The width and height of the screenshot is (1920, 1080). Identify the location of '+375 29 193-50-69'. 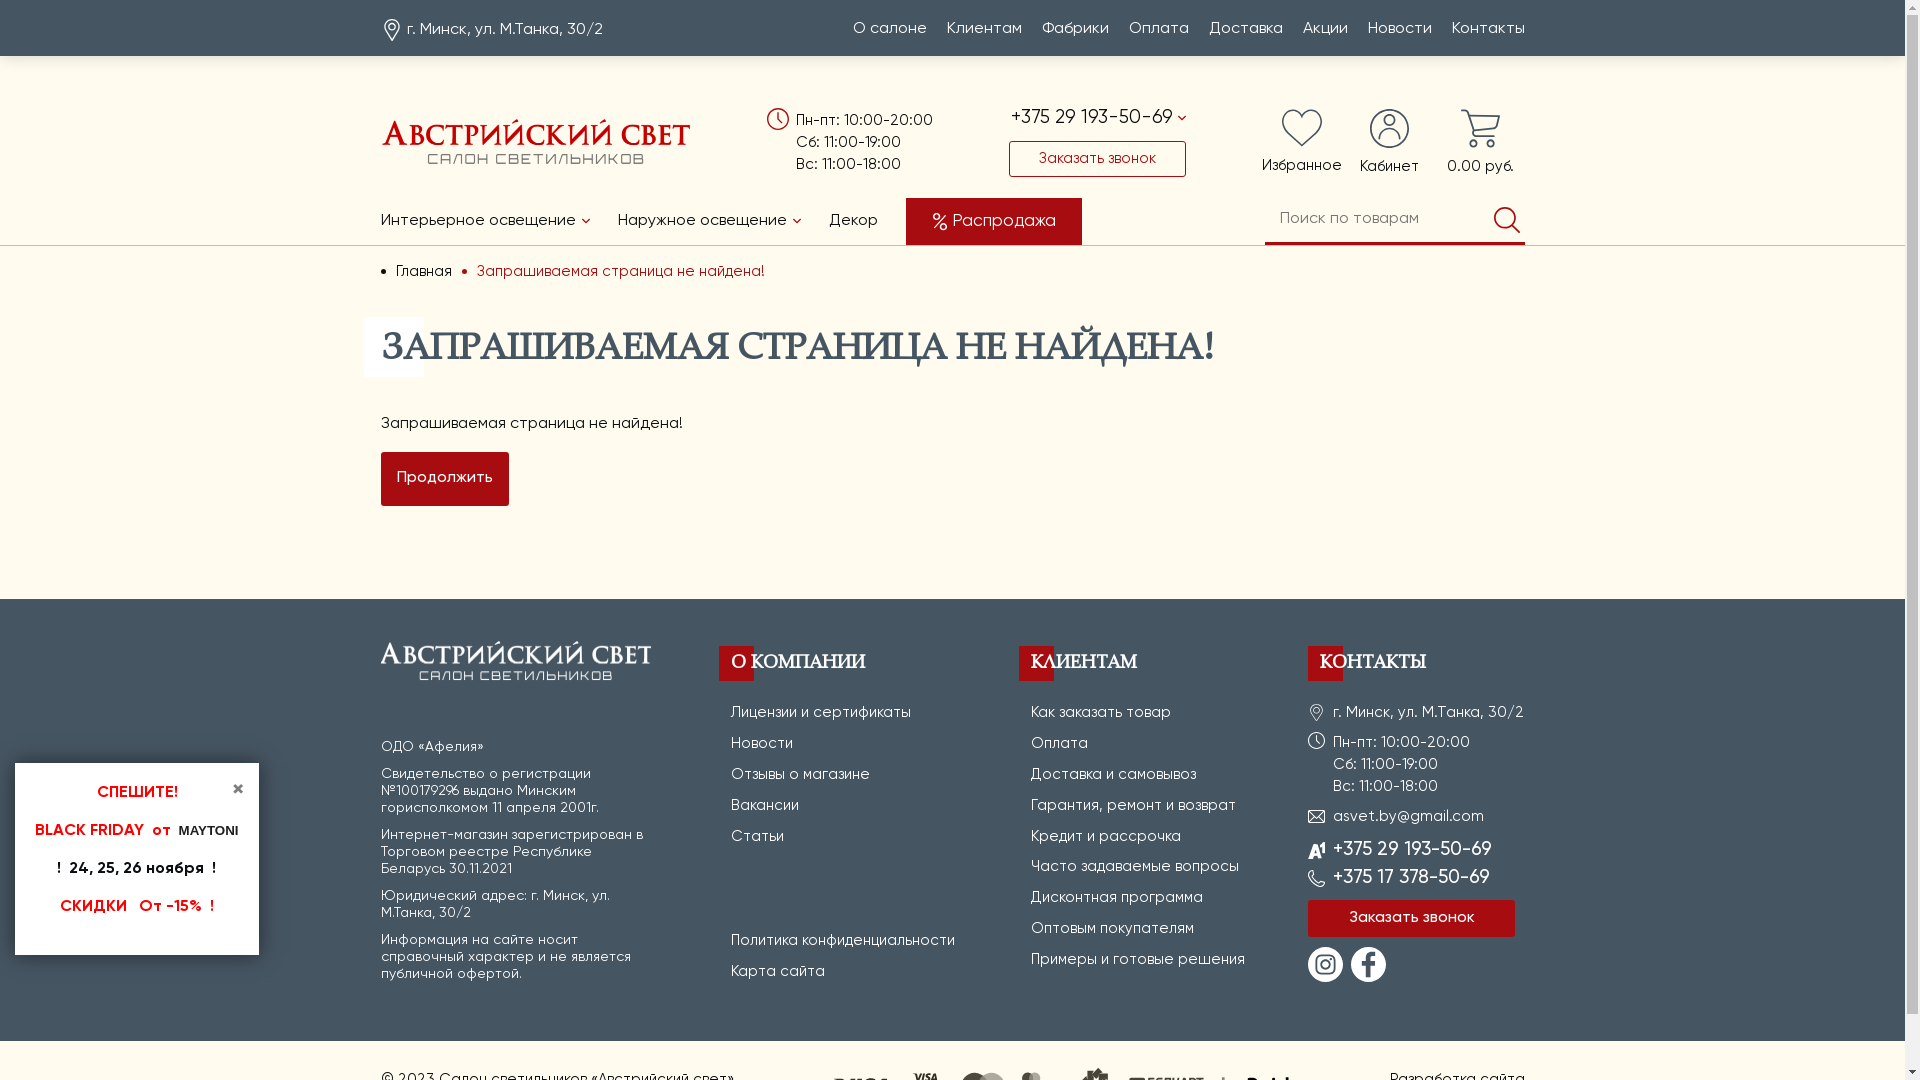
(1333, 849).